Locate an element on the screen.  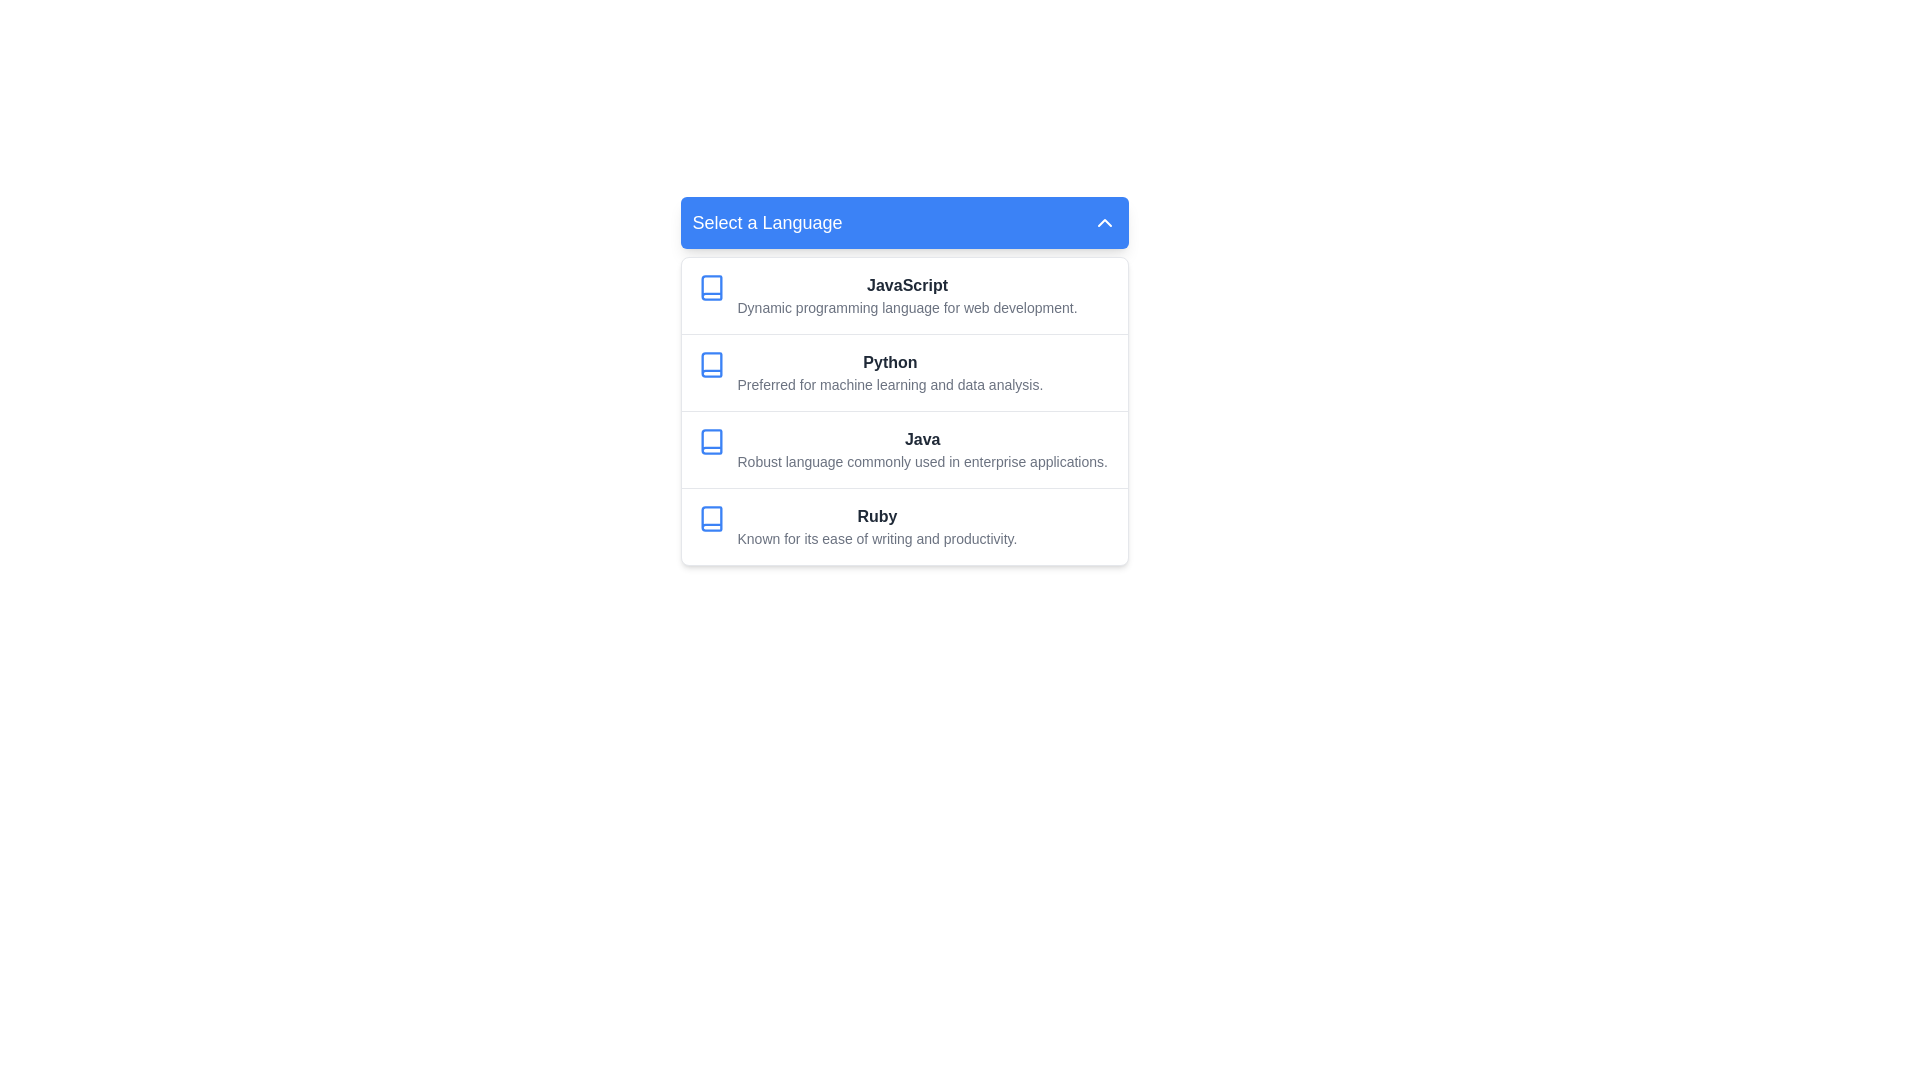
the textual list item displaying 'Ruby' is located at coordinates (877, 526).